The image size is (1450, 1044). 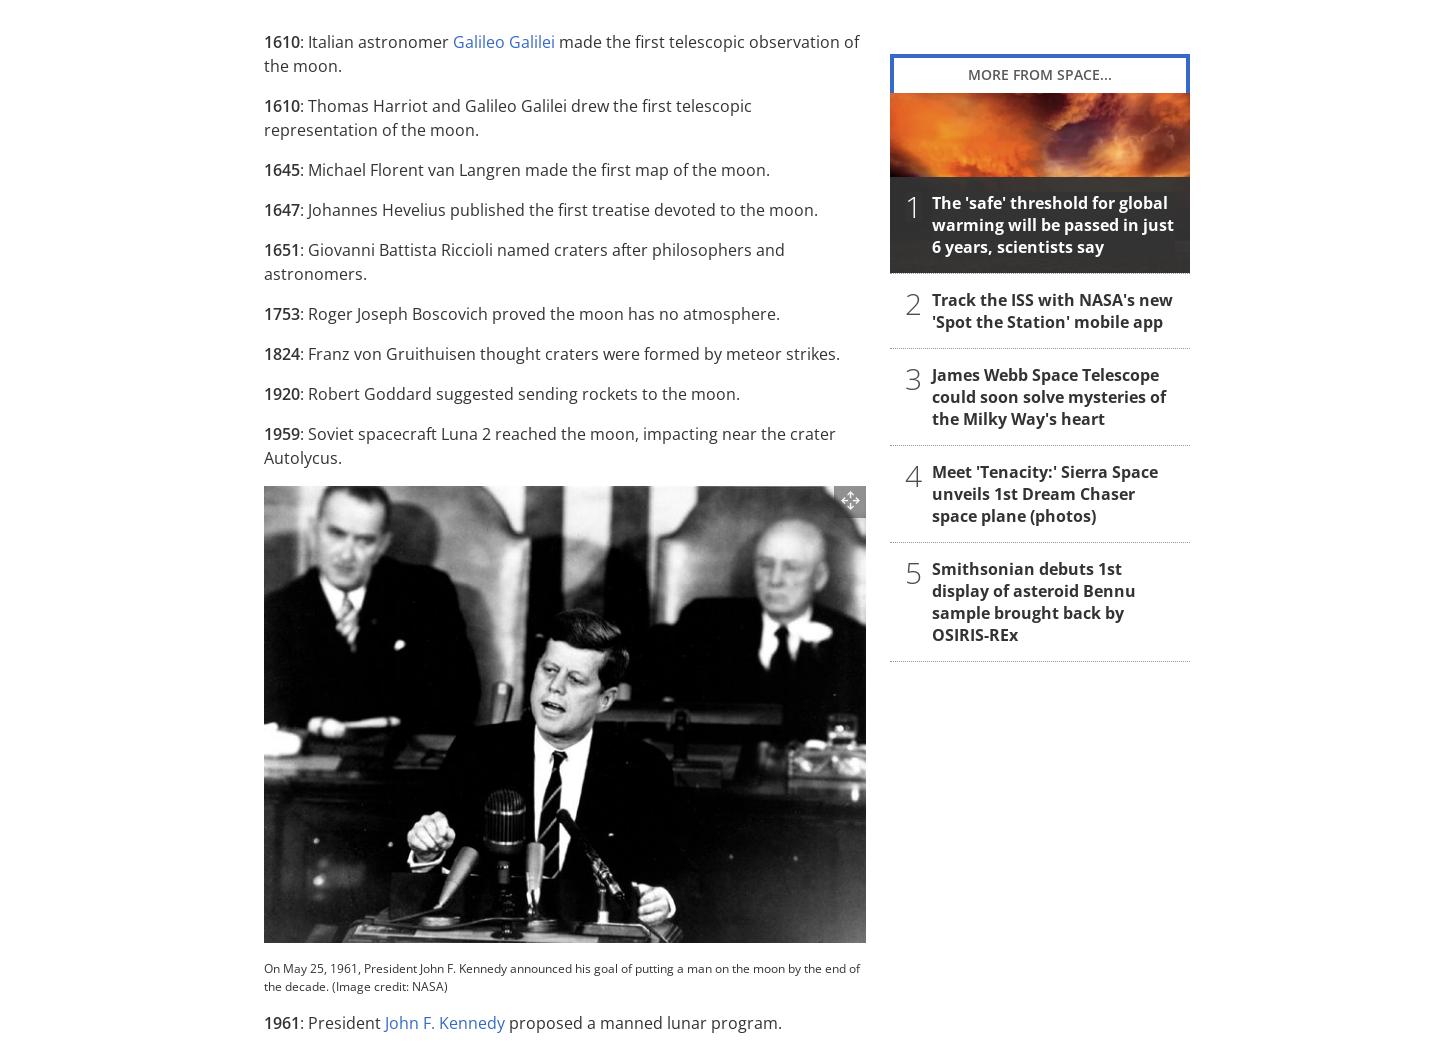 What do you see at coordinates (912, 570) in the screenshot?
I see `'5'` at bounding box center [912, 570].